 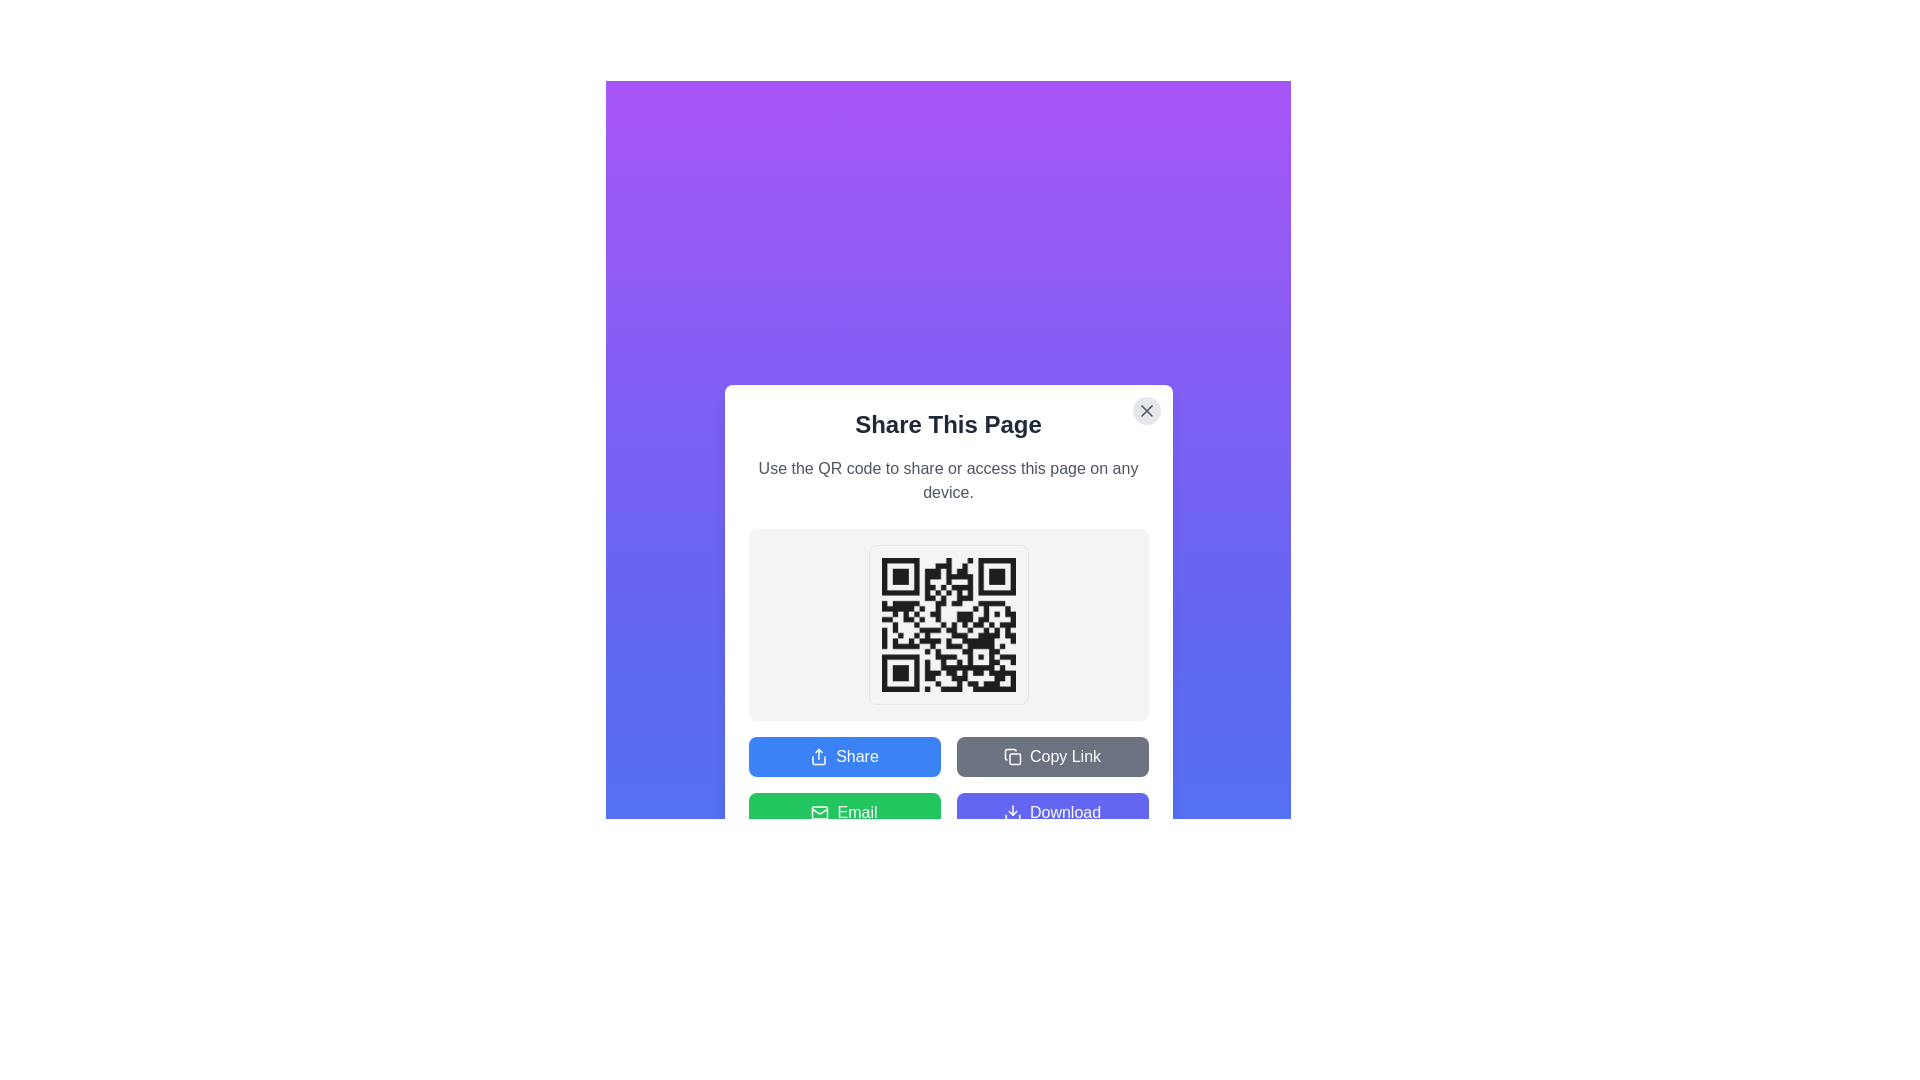 I want to click on the small copy icon, which consists of two overlapping rectangles and is located inside the 'Copy Link' button, next to the text 'Copy Link', so click(x=1012, y=756).